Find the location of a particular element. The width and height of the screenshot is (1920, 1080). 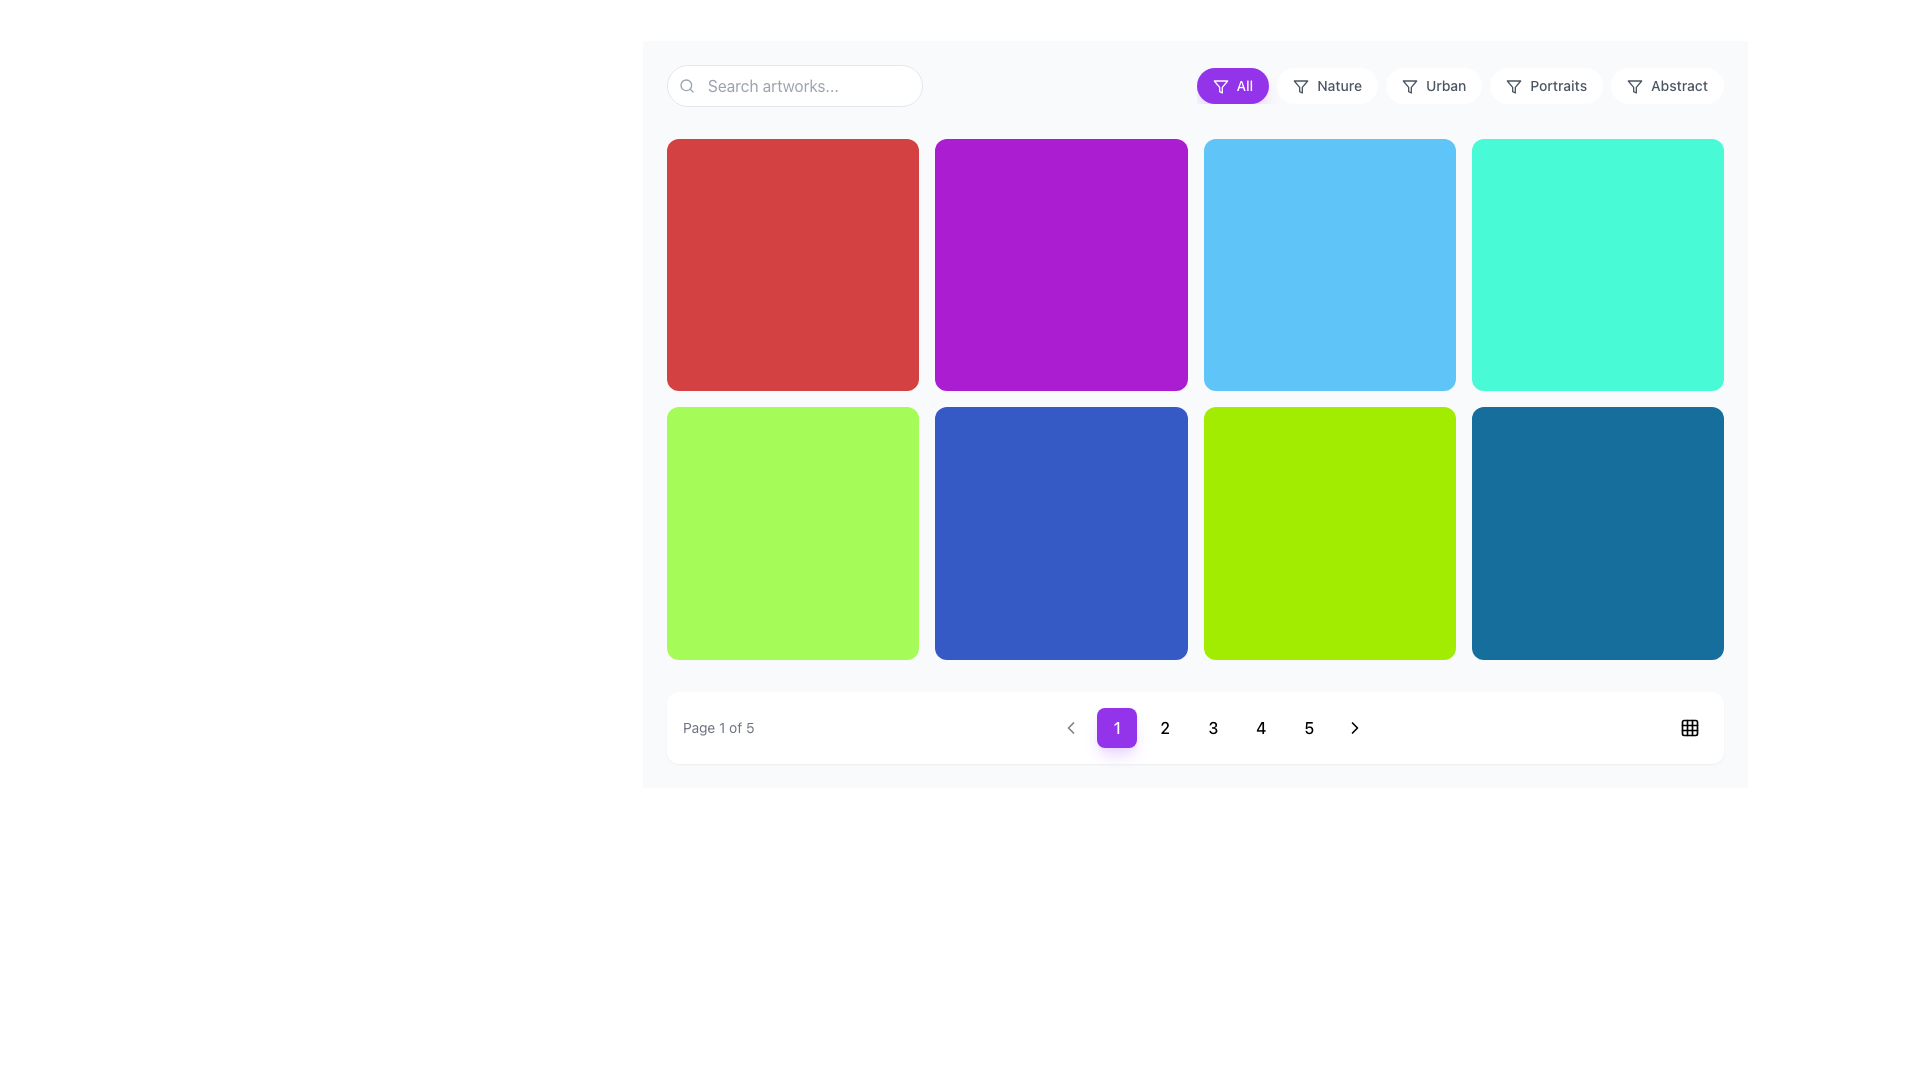

the circular button displaying the digit '5' is located at coordinates (1309, 727).